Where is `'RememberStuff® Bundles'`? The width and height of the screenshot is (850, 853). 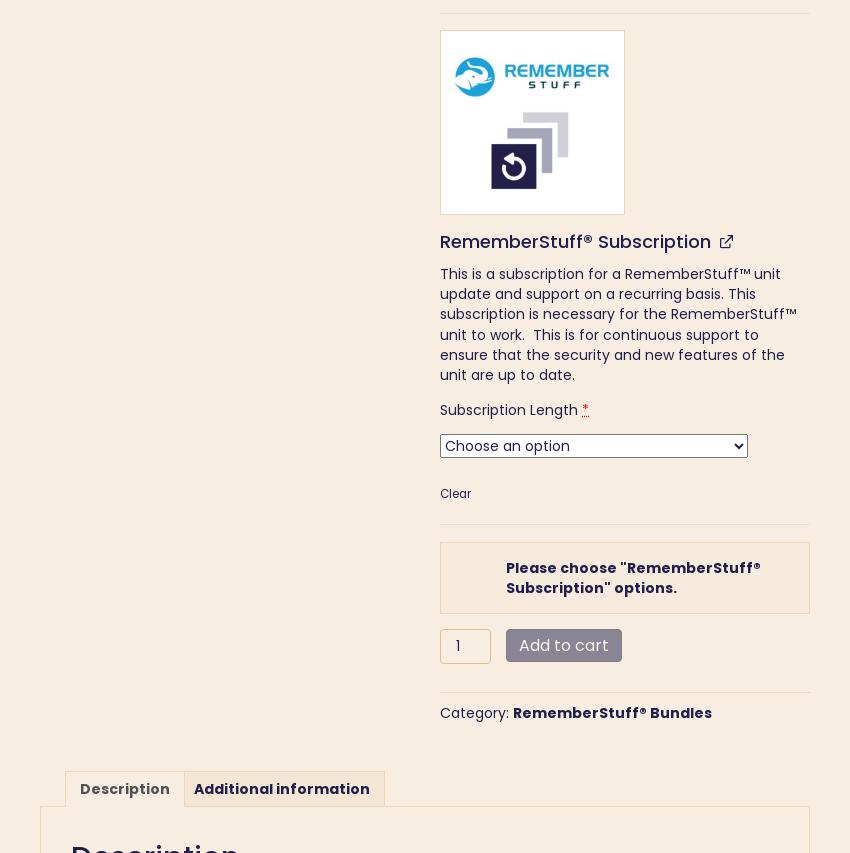
'RememberStuff® Bundles' is located at coordinates (611, 713).